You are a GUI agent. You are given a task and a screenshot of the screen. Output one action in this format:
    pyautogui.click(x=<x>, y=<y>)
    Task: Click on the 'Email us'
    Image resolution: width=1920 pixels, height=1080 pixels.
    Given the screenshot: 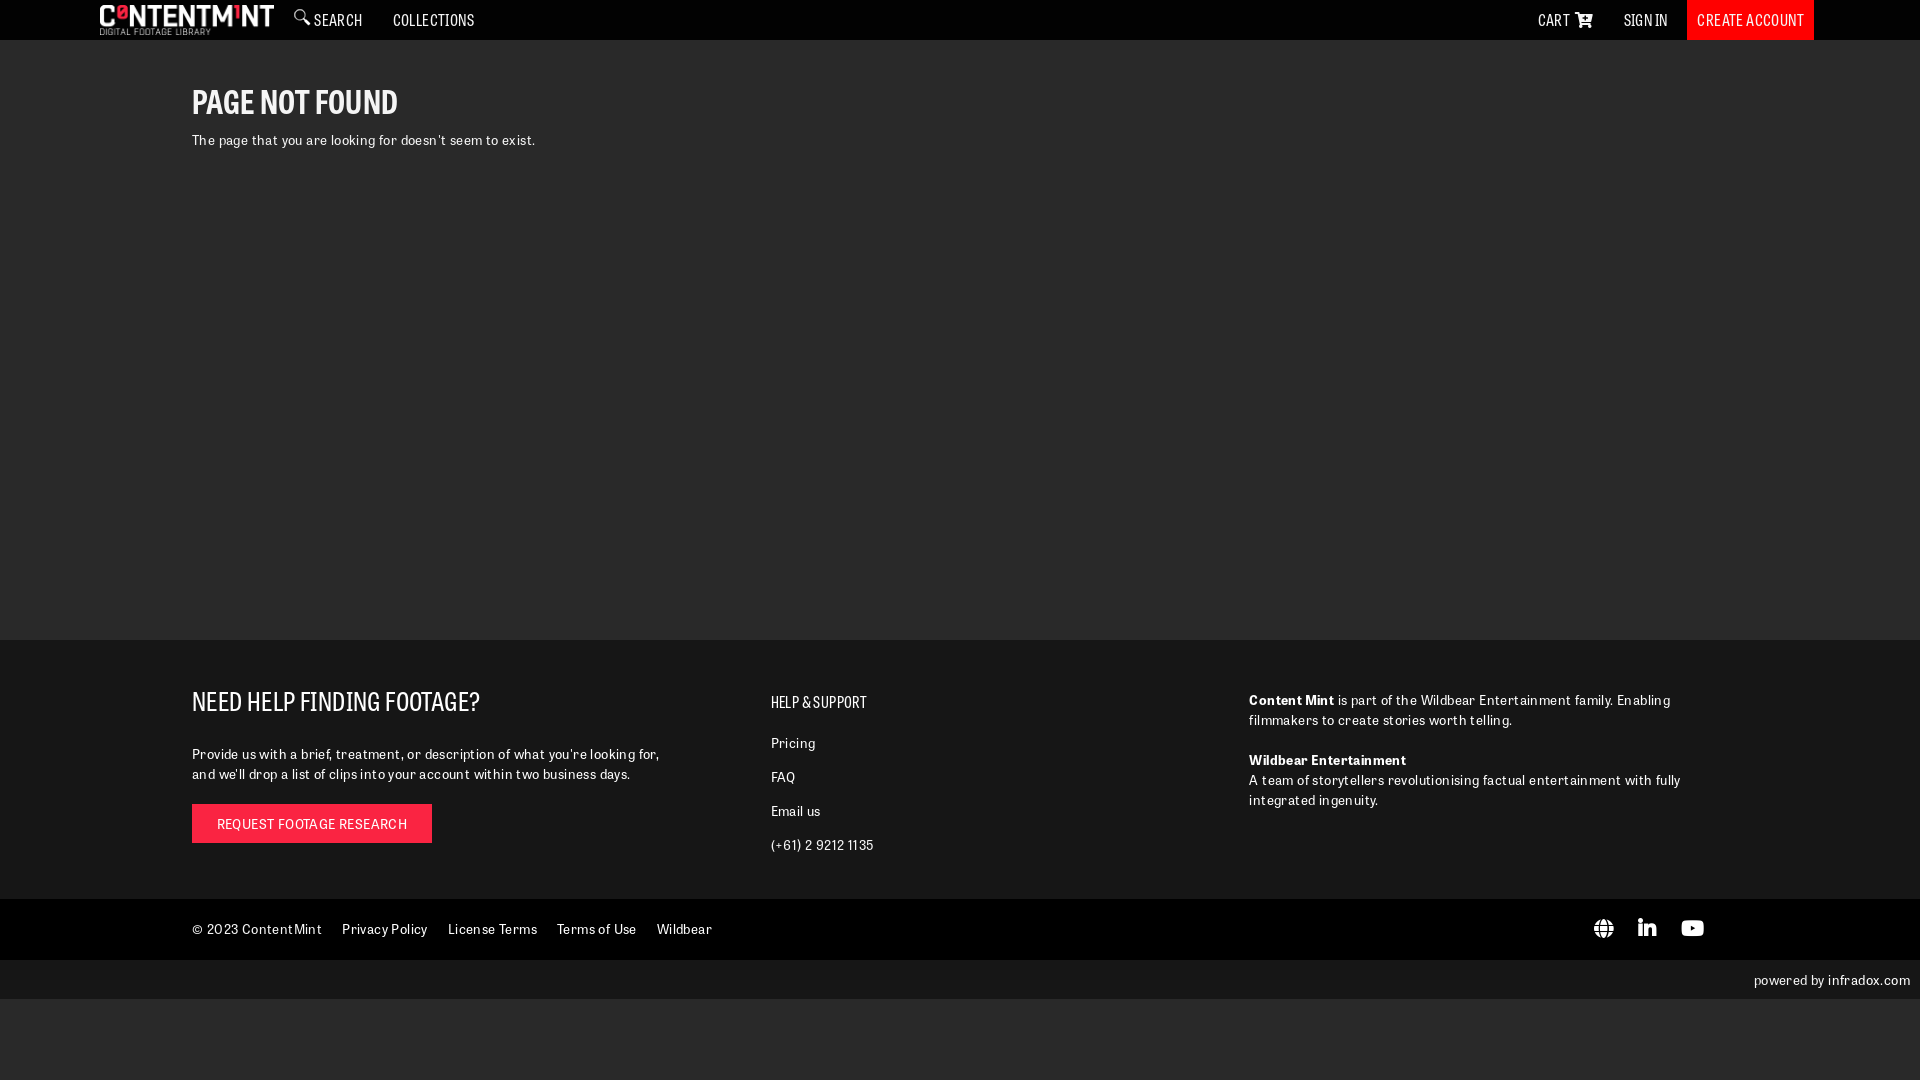 What is the action you would take?
    pyautogui.click(x=795, y=810)
    